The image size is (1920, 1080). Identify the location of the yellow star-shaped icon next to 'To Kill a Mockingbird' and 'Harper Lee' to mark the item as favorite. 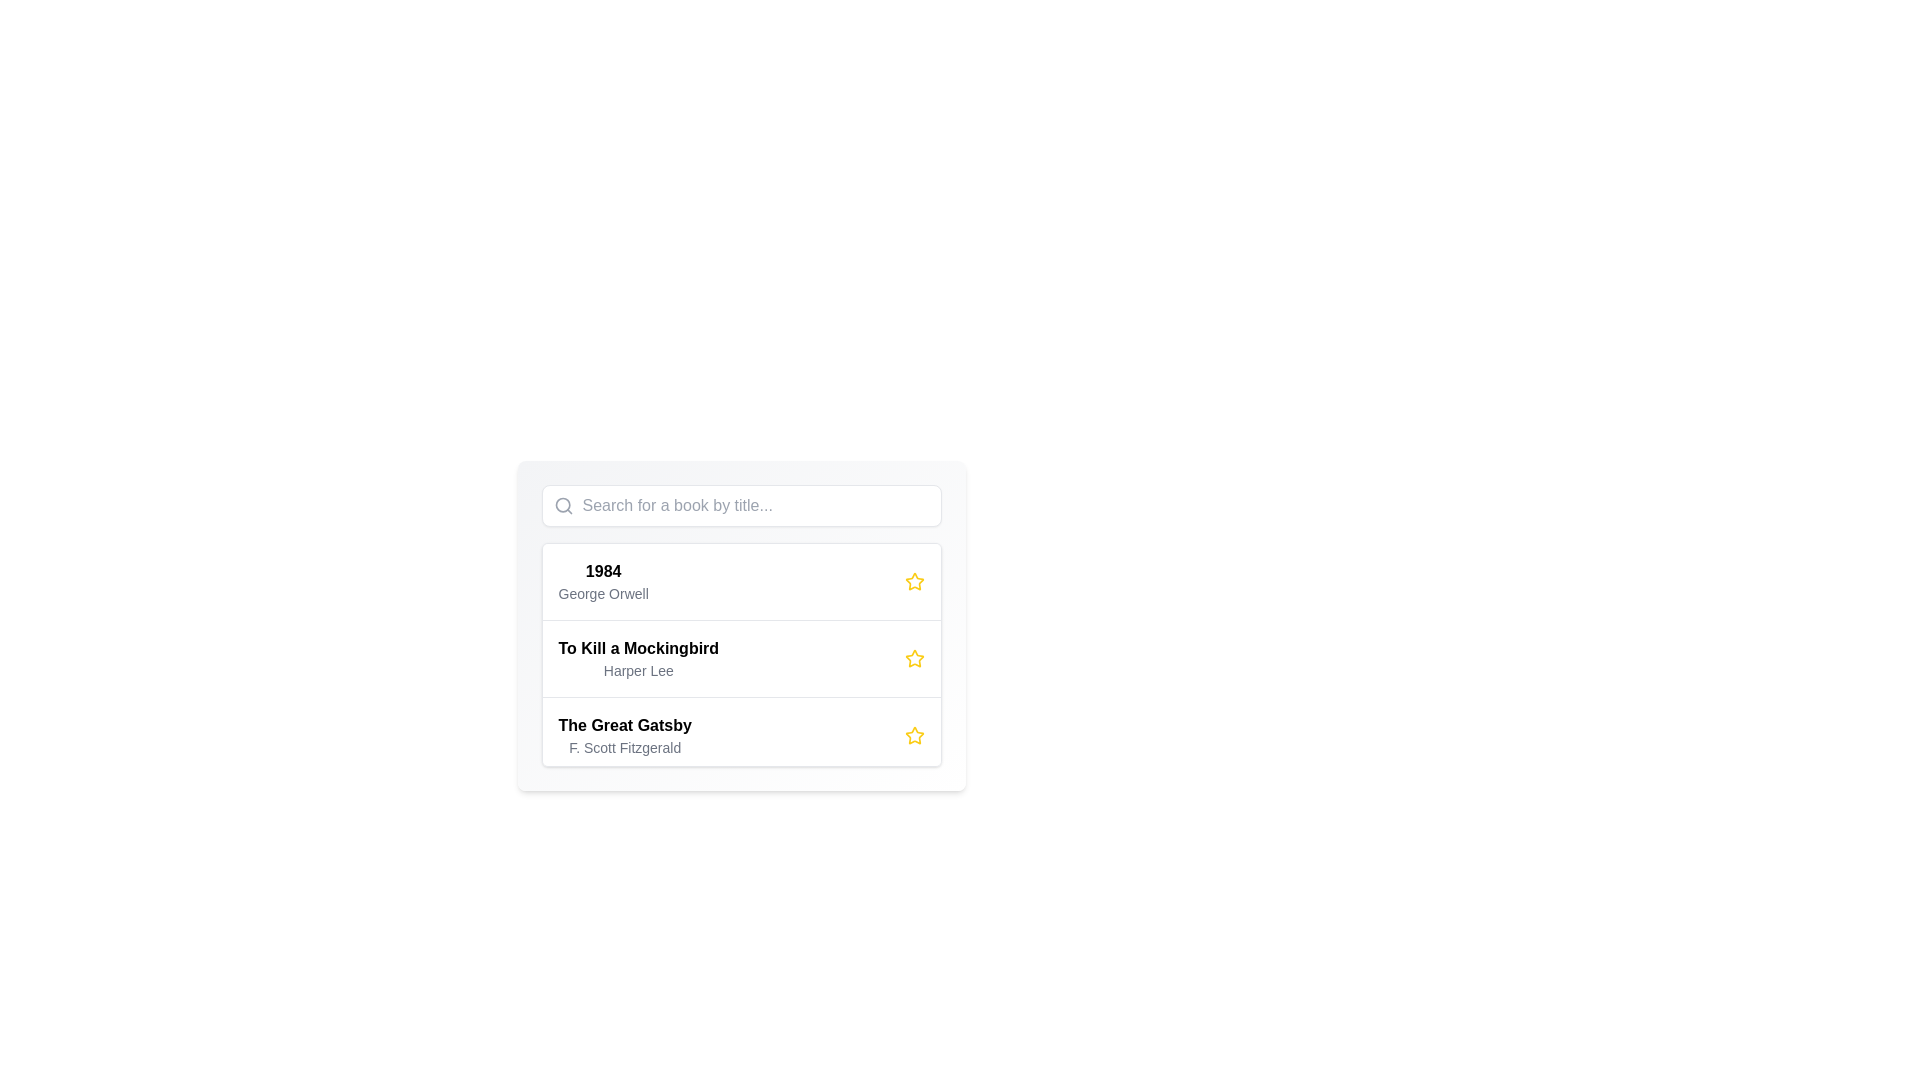
(913, 659).